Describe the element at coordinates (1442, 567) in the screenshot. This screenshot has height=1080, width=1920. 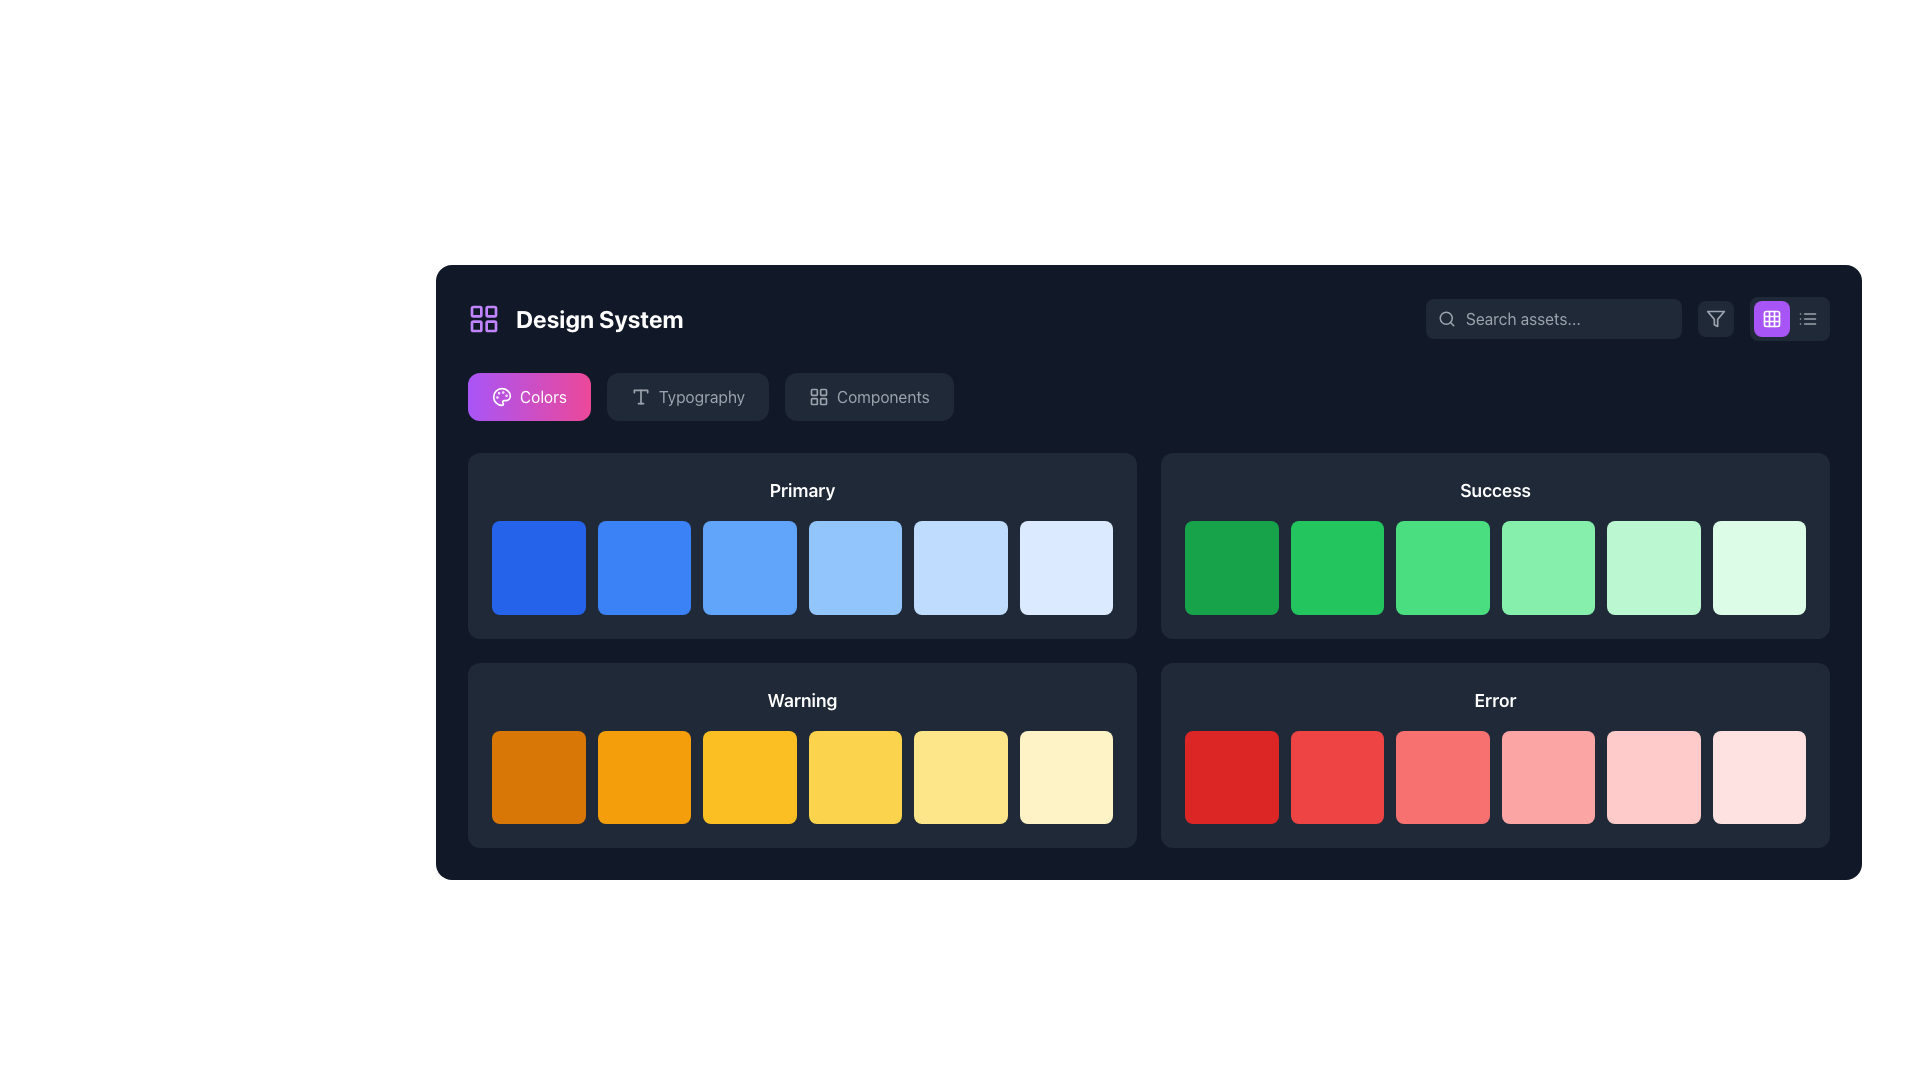
I see `the fourth selectable square button in the horizontal grid of six green-themed items under the 'Success' section for interaction` at that location.